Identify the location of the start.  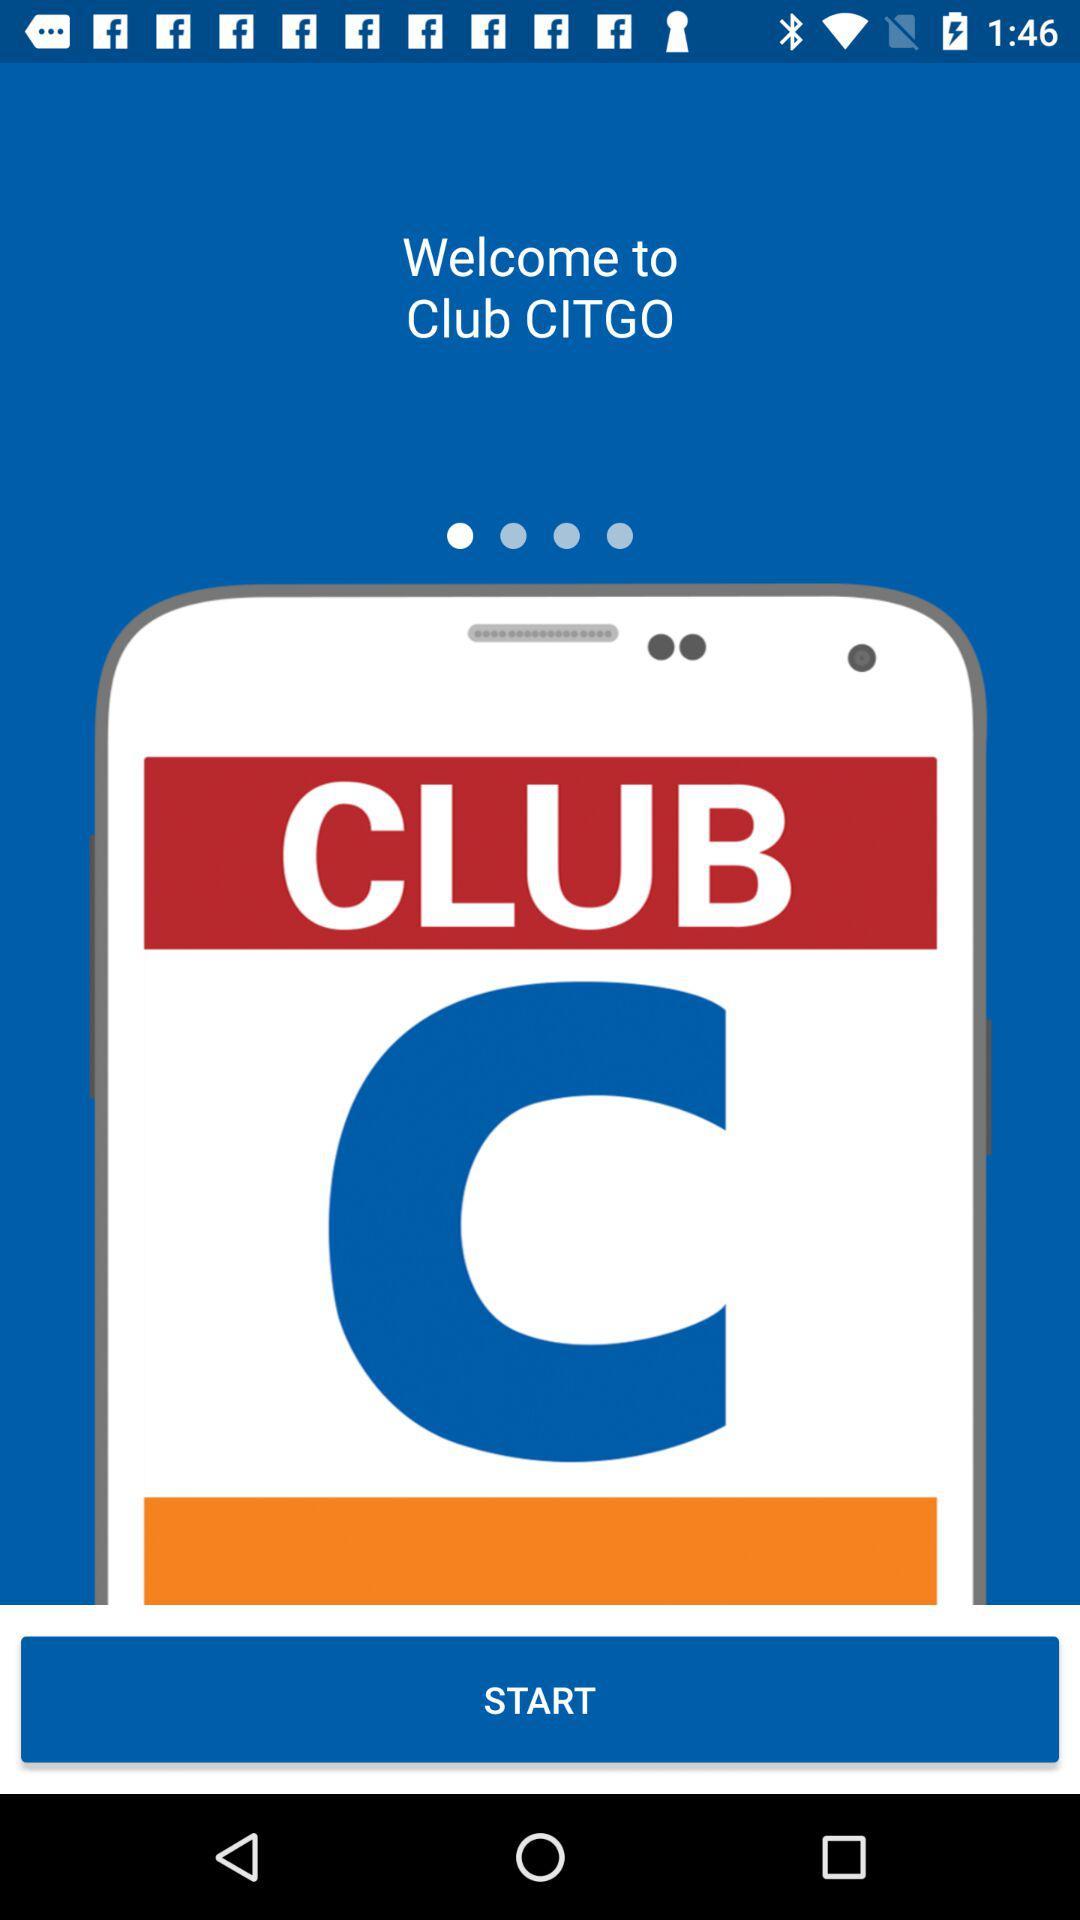
(540, 1698).